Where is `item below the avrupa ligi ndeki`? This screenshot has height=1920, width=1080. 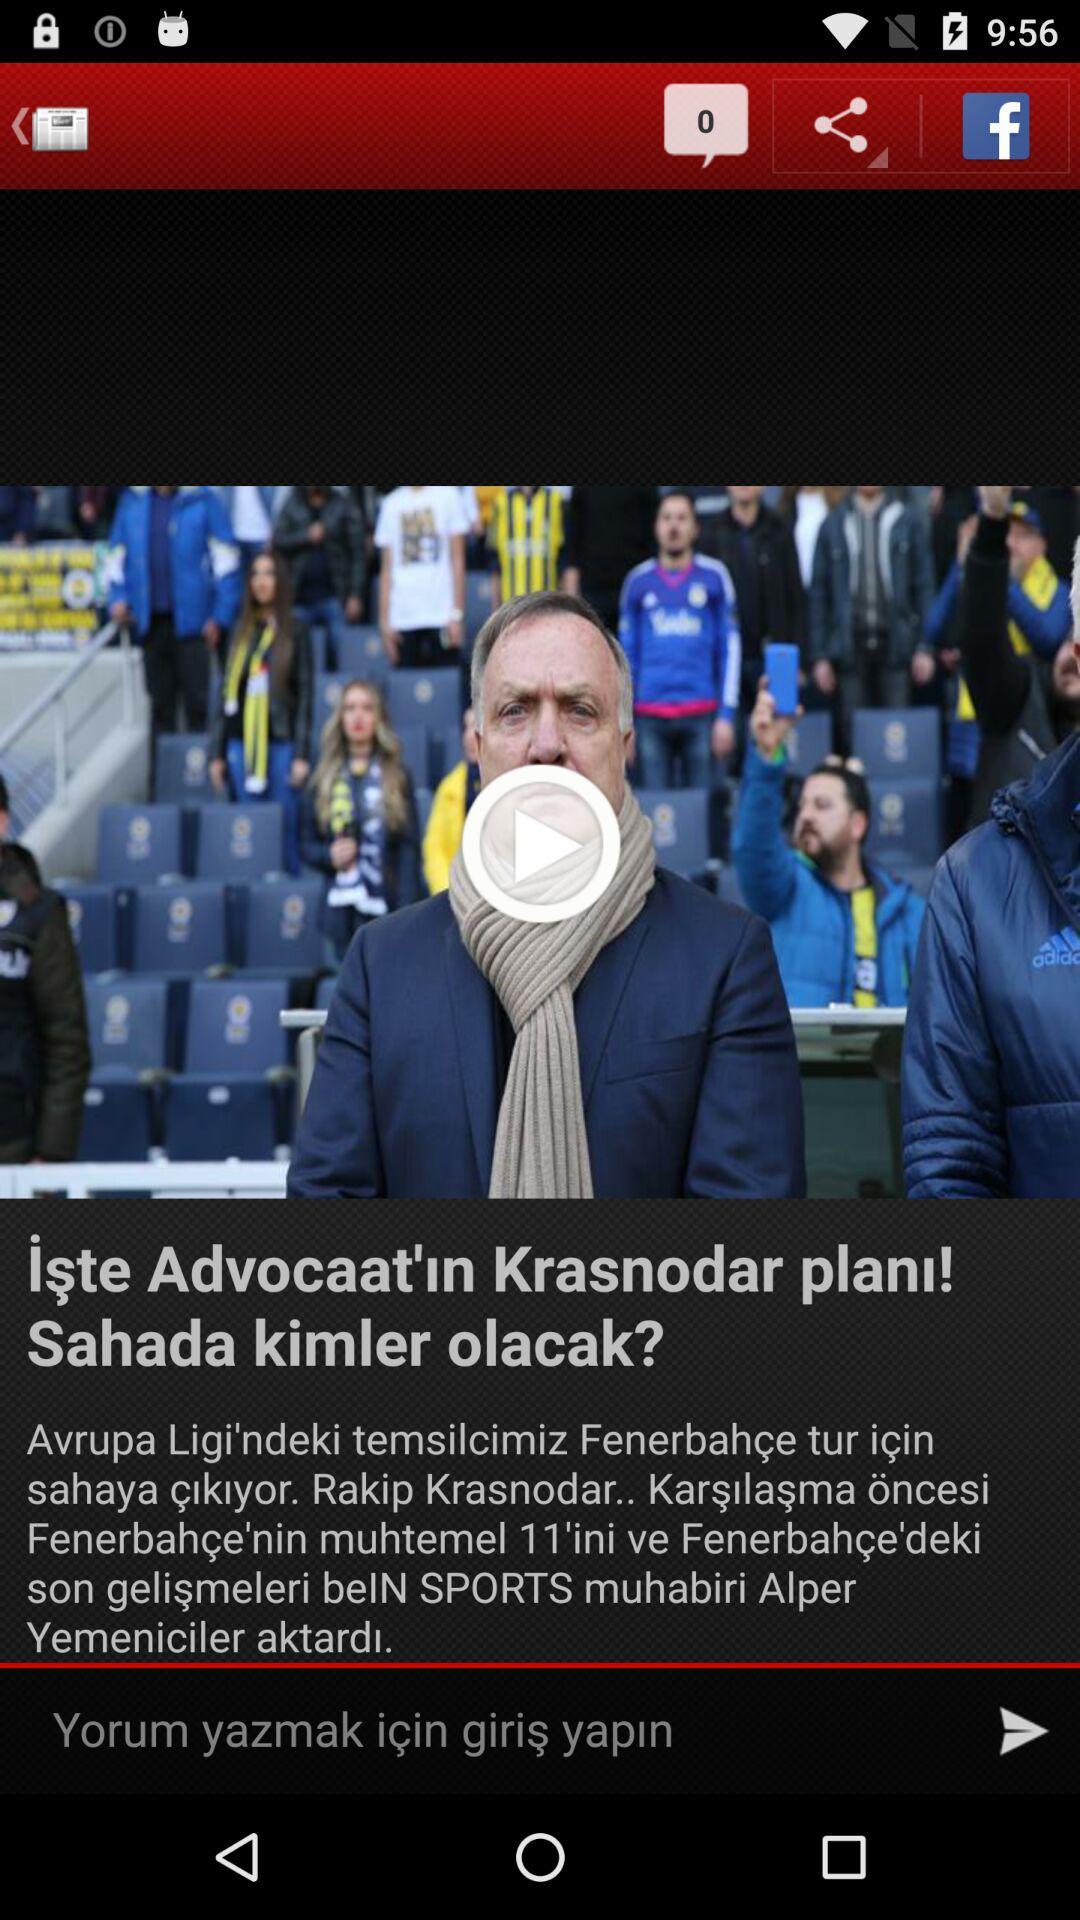 item below the avrupa ligi ndeki is located at coordinates (1024, 1730).